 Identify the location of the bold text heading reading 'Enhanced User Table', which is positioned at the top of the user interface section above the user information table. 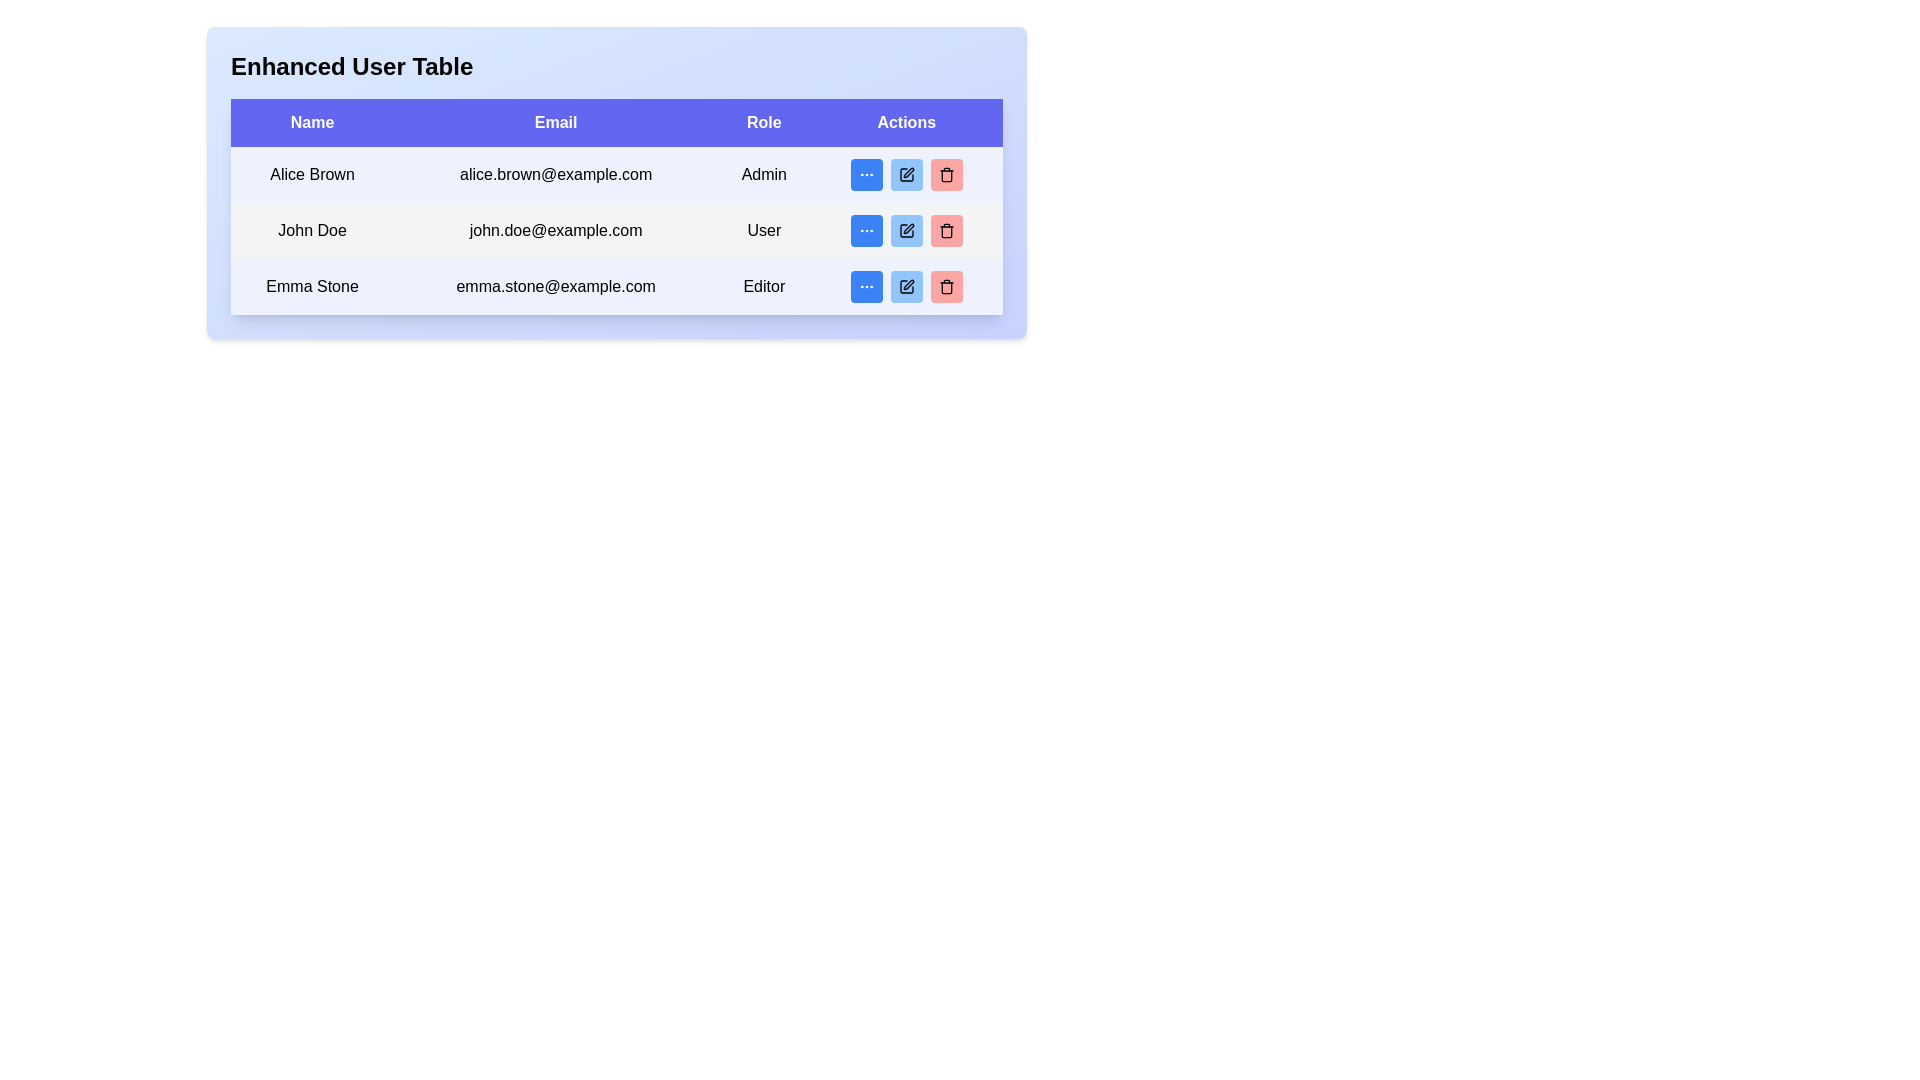
(352, 65).